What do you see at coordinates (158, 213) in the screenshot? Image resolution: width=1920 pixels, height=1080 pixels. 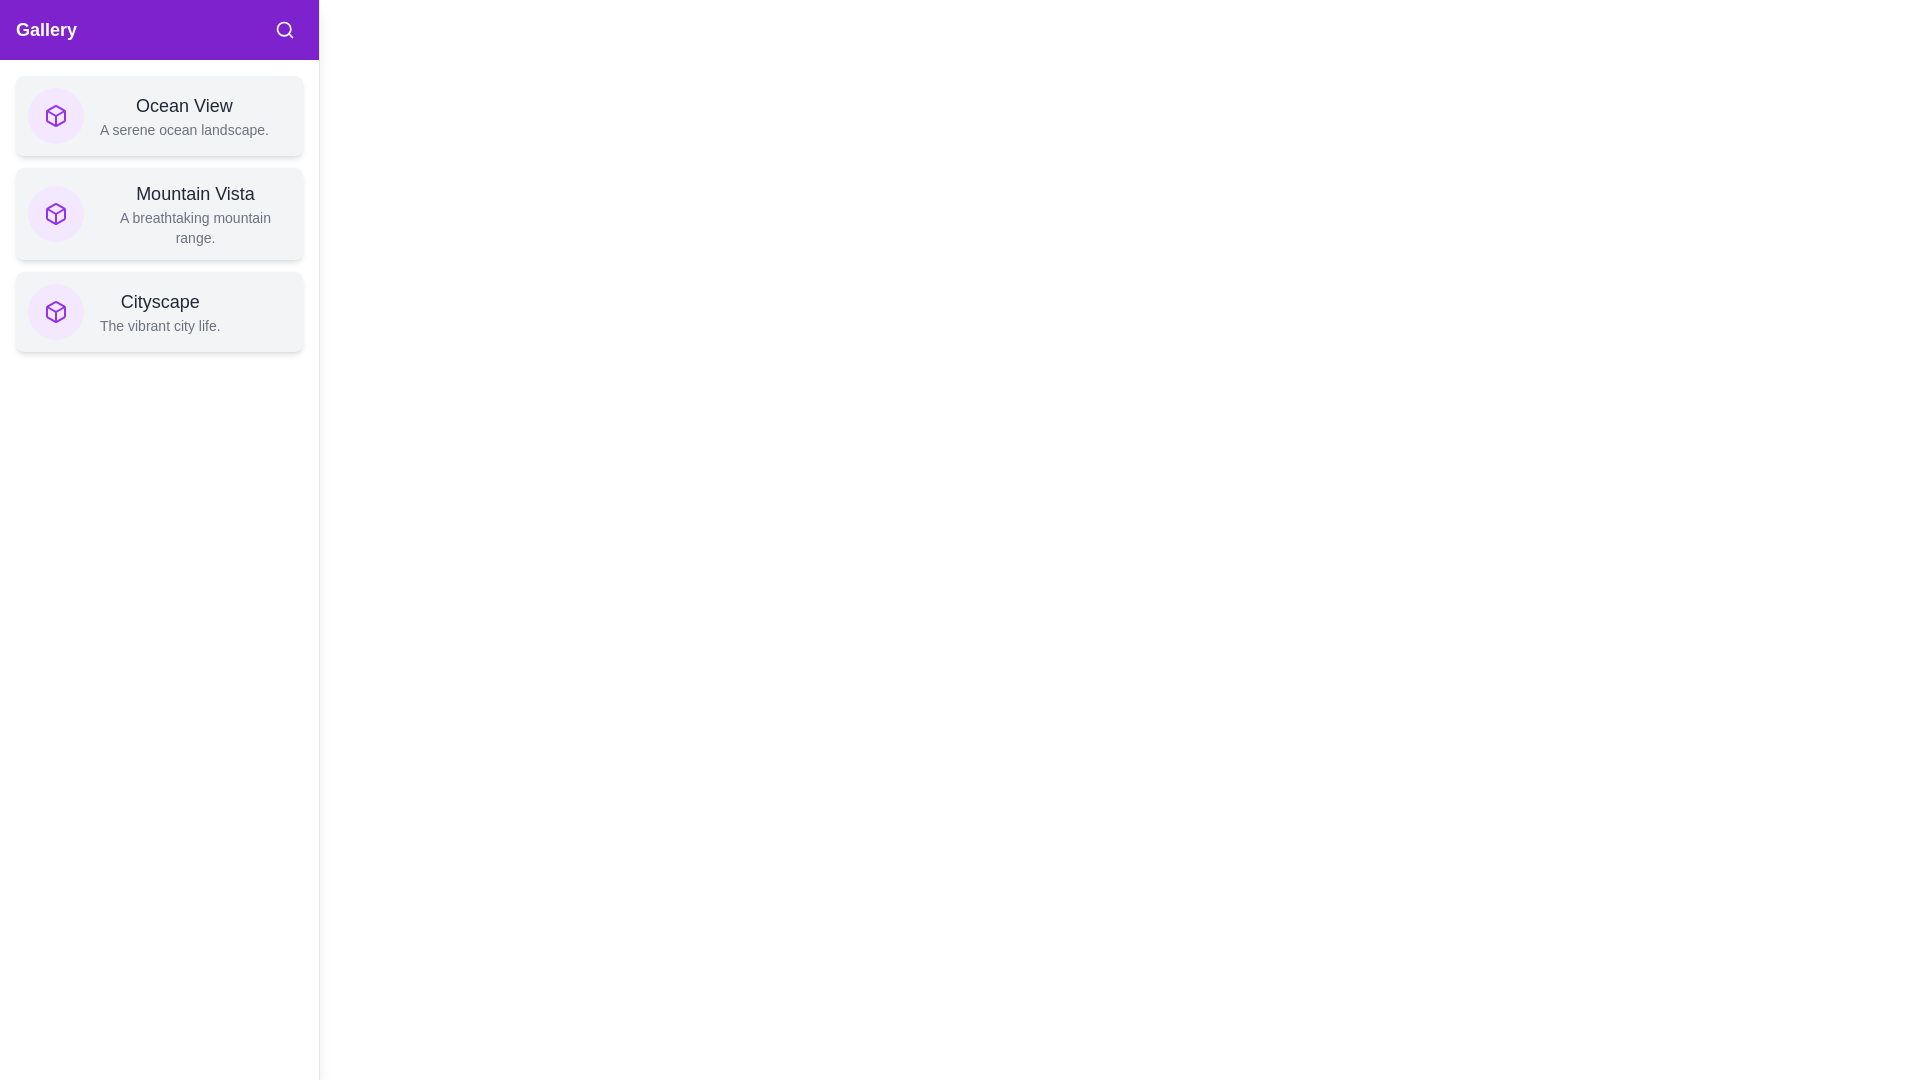 I see `the gallery item titled Mountain Vista` at bounding box center [158, 213].